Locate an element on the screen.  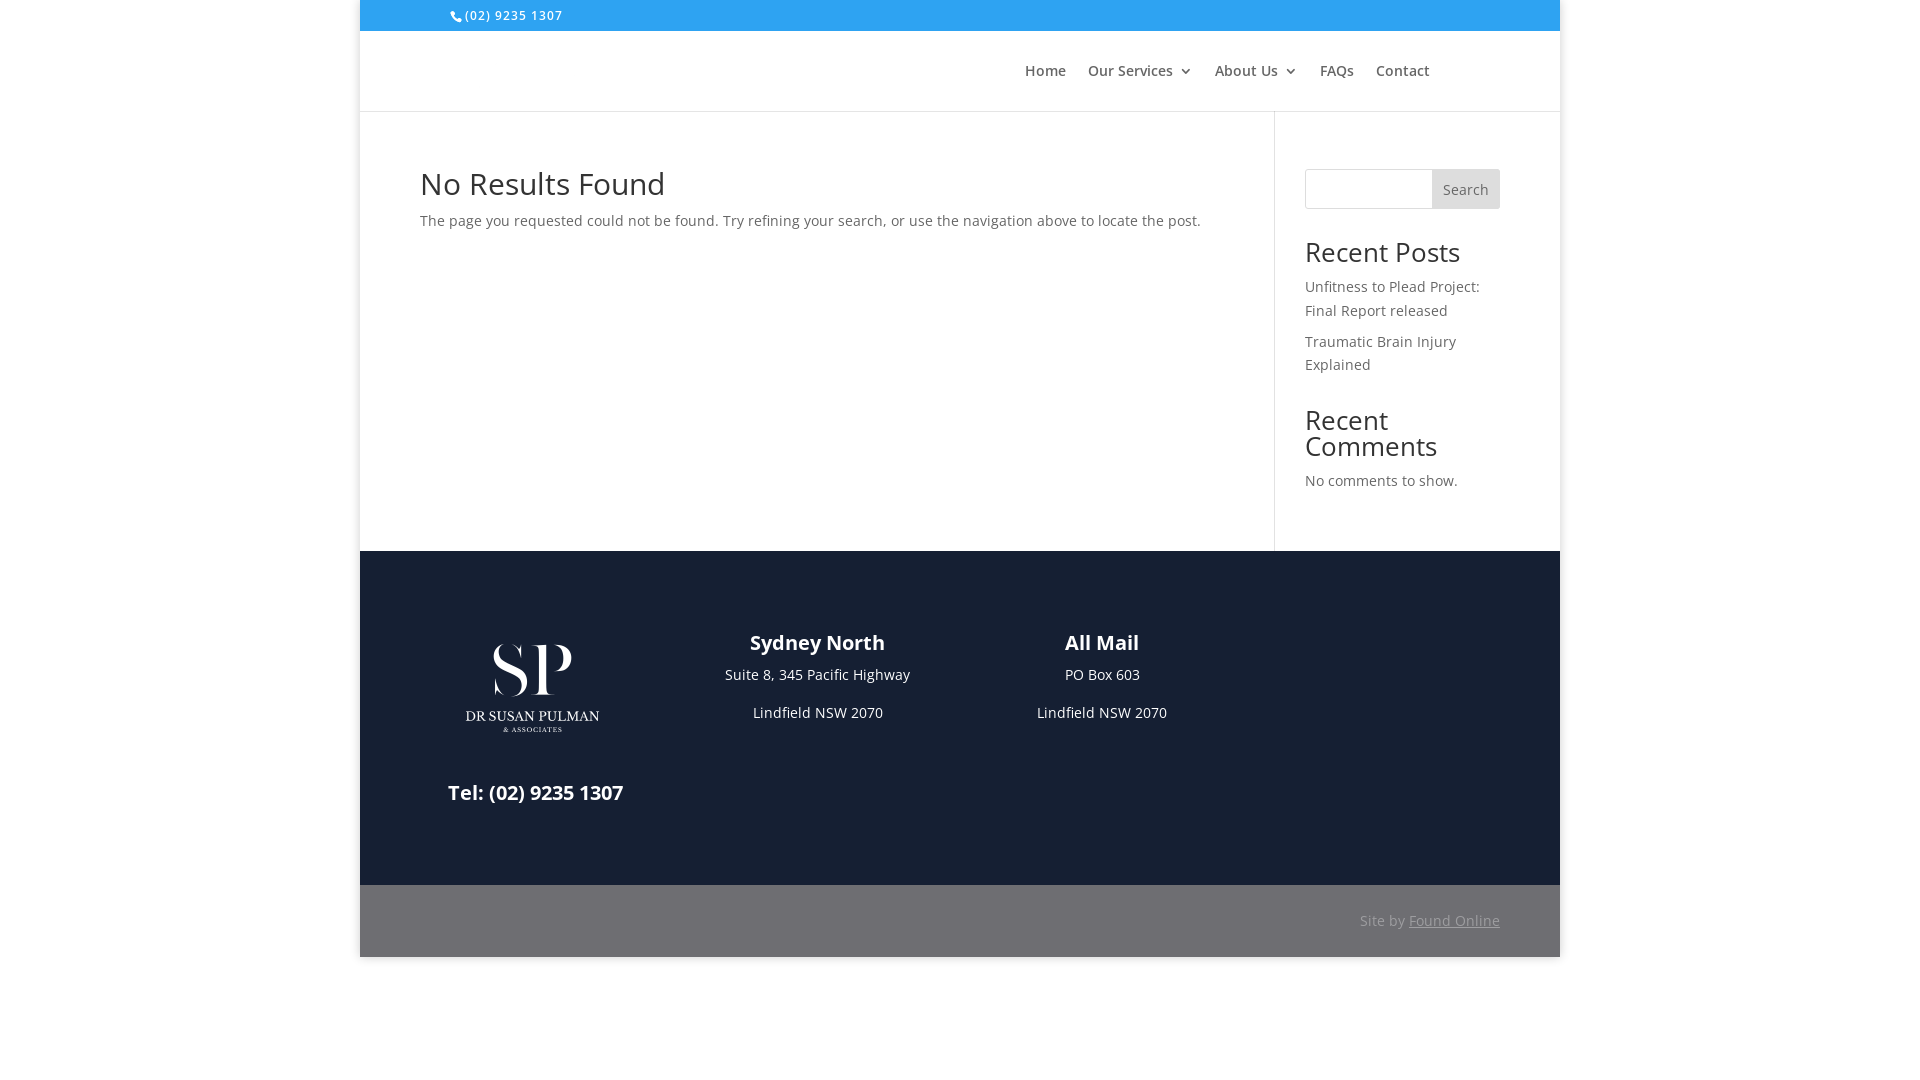
'Found Online' is located at coordinates (1408, 920).